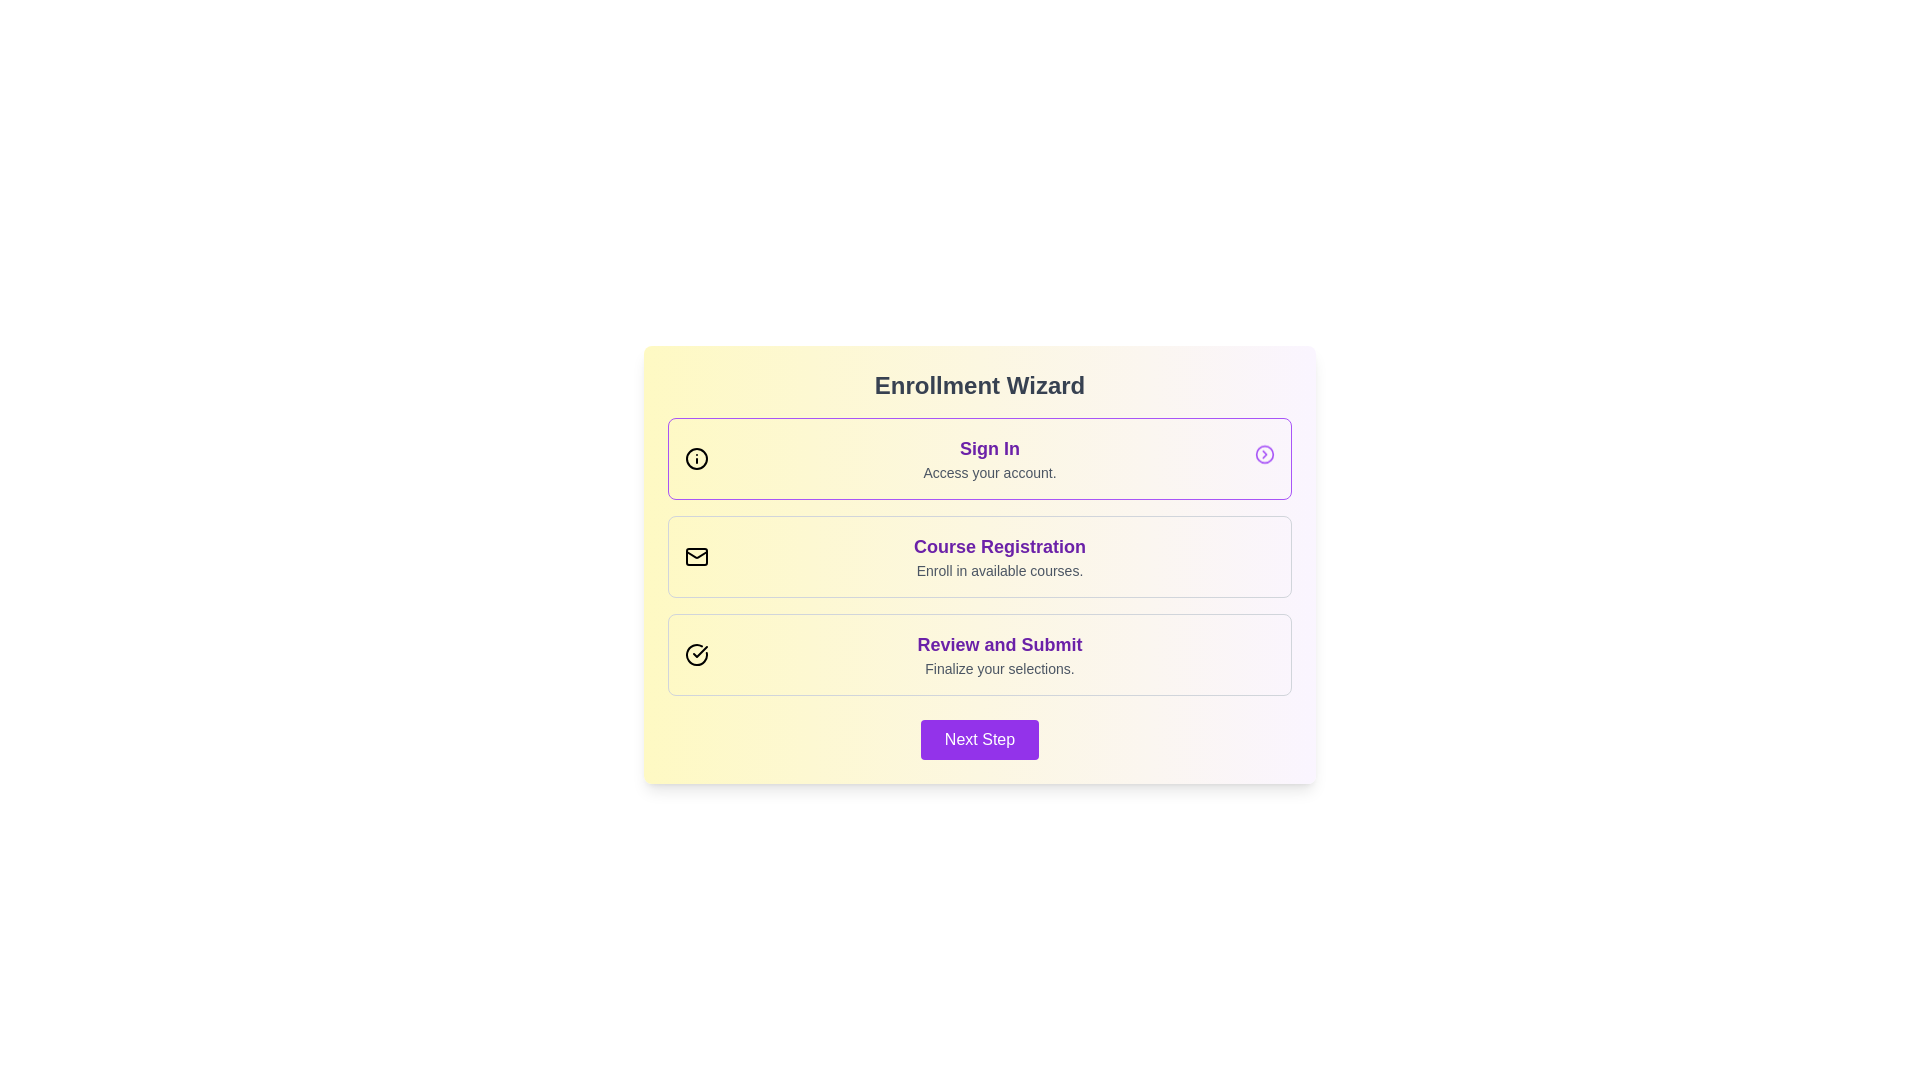 This screenshot has width=1920, height=1080. I want to click on the circular outline icon located to the right of the 'Sign In' section in the 'Enrollment Wizard' interface, so click(1264, 456).